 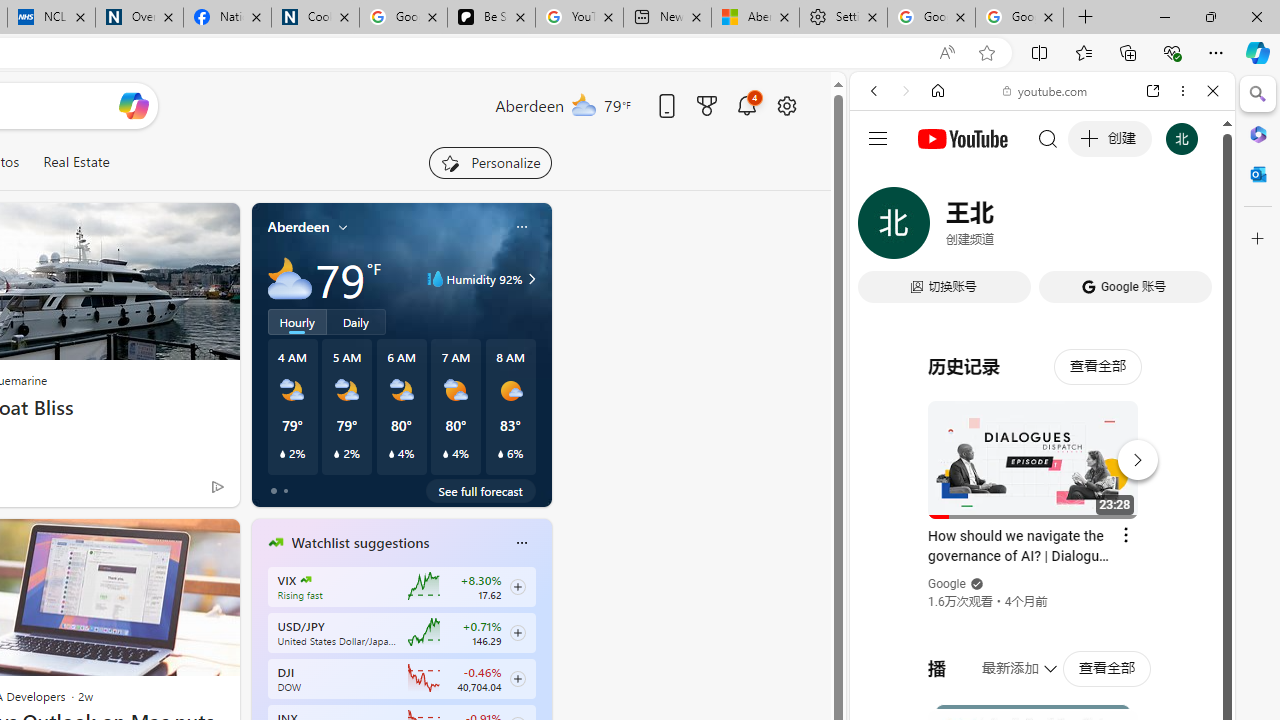 What do you see at coordinates (881, 227) in the screenshot?
I see `'WEB  '` at bounding box center [881, 227].